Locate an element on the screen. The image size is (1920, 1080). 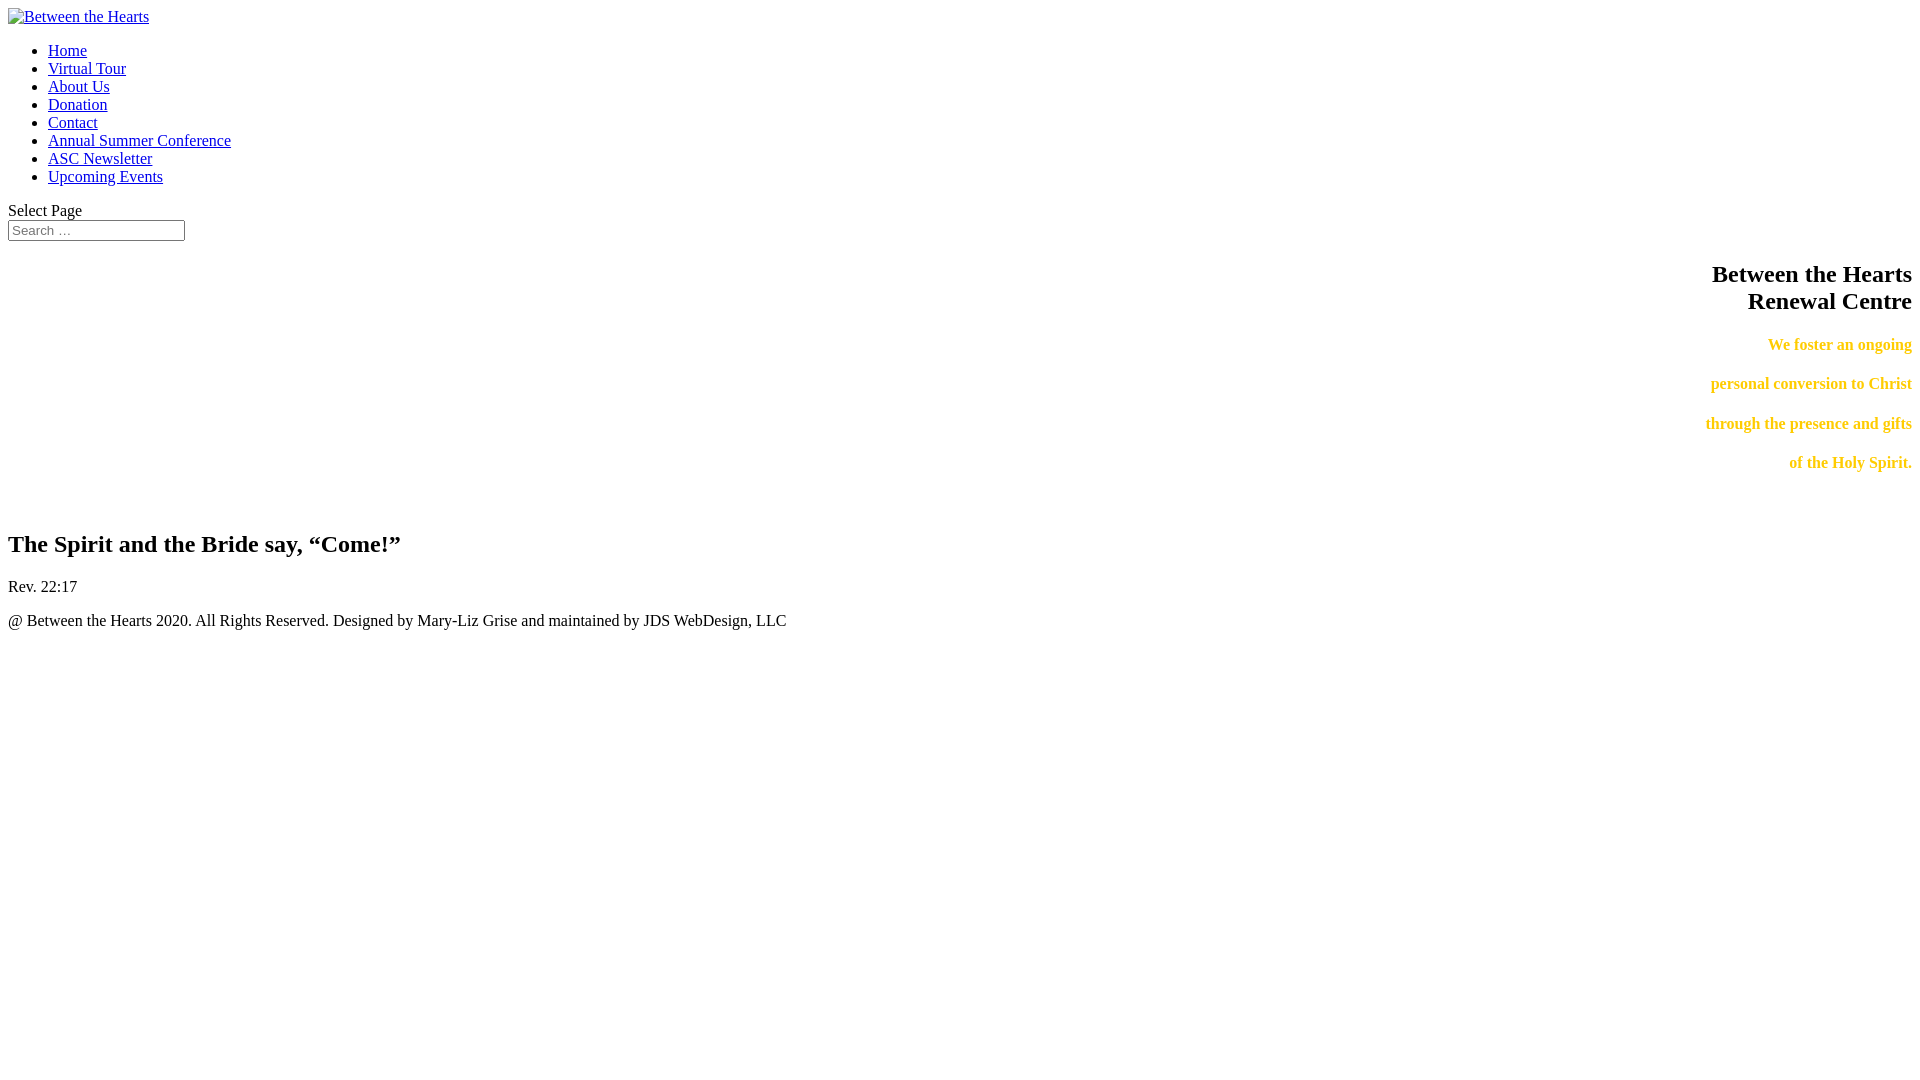
'About Us' is located at coordinates (78, 85).